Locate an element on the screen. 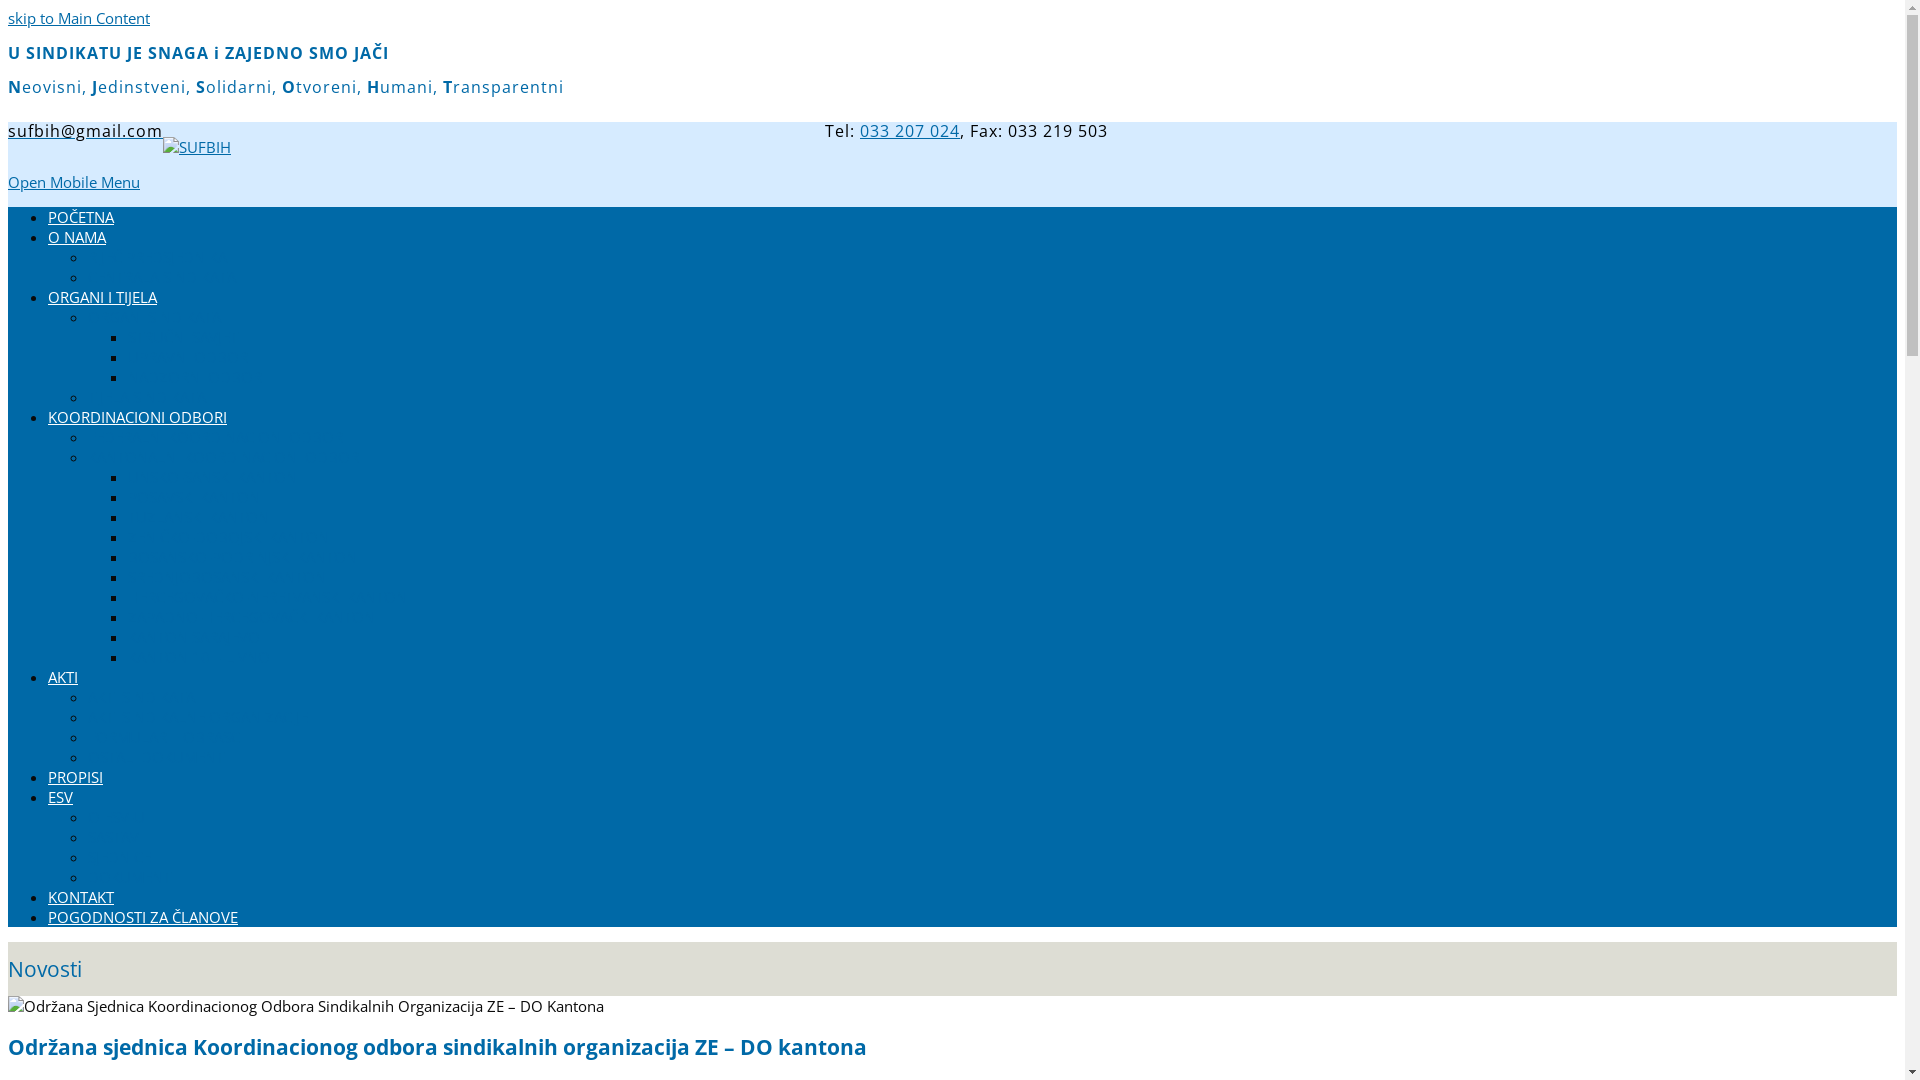  'UNSKO-SANSKI KANTON' is located at coordinates (212, 477).